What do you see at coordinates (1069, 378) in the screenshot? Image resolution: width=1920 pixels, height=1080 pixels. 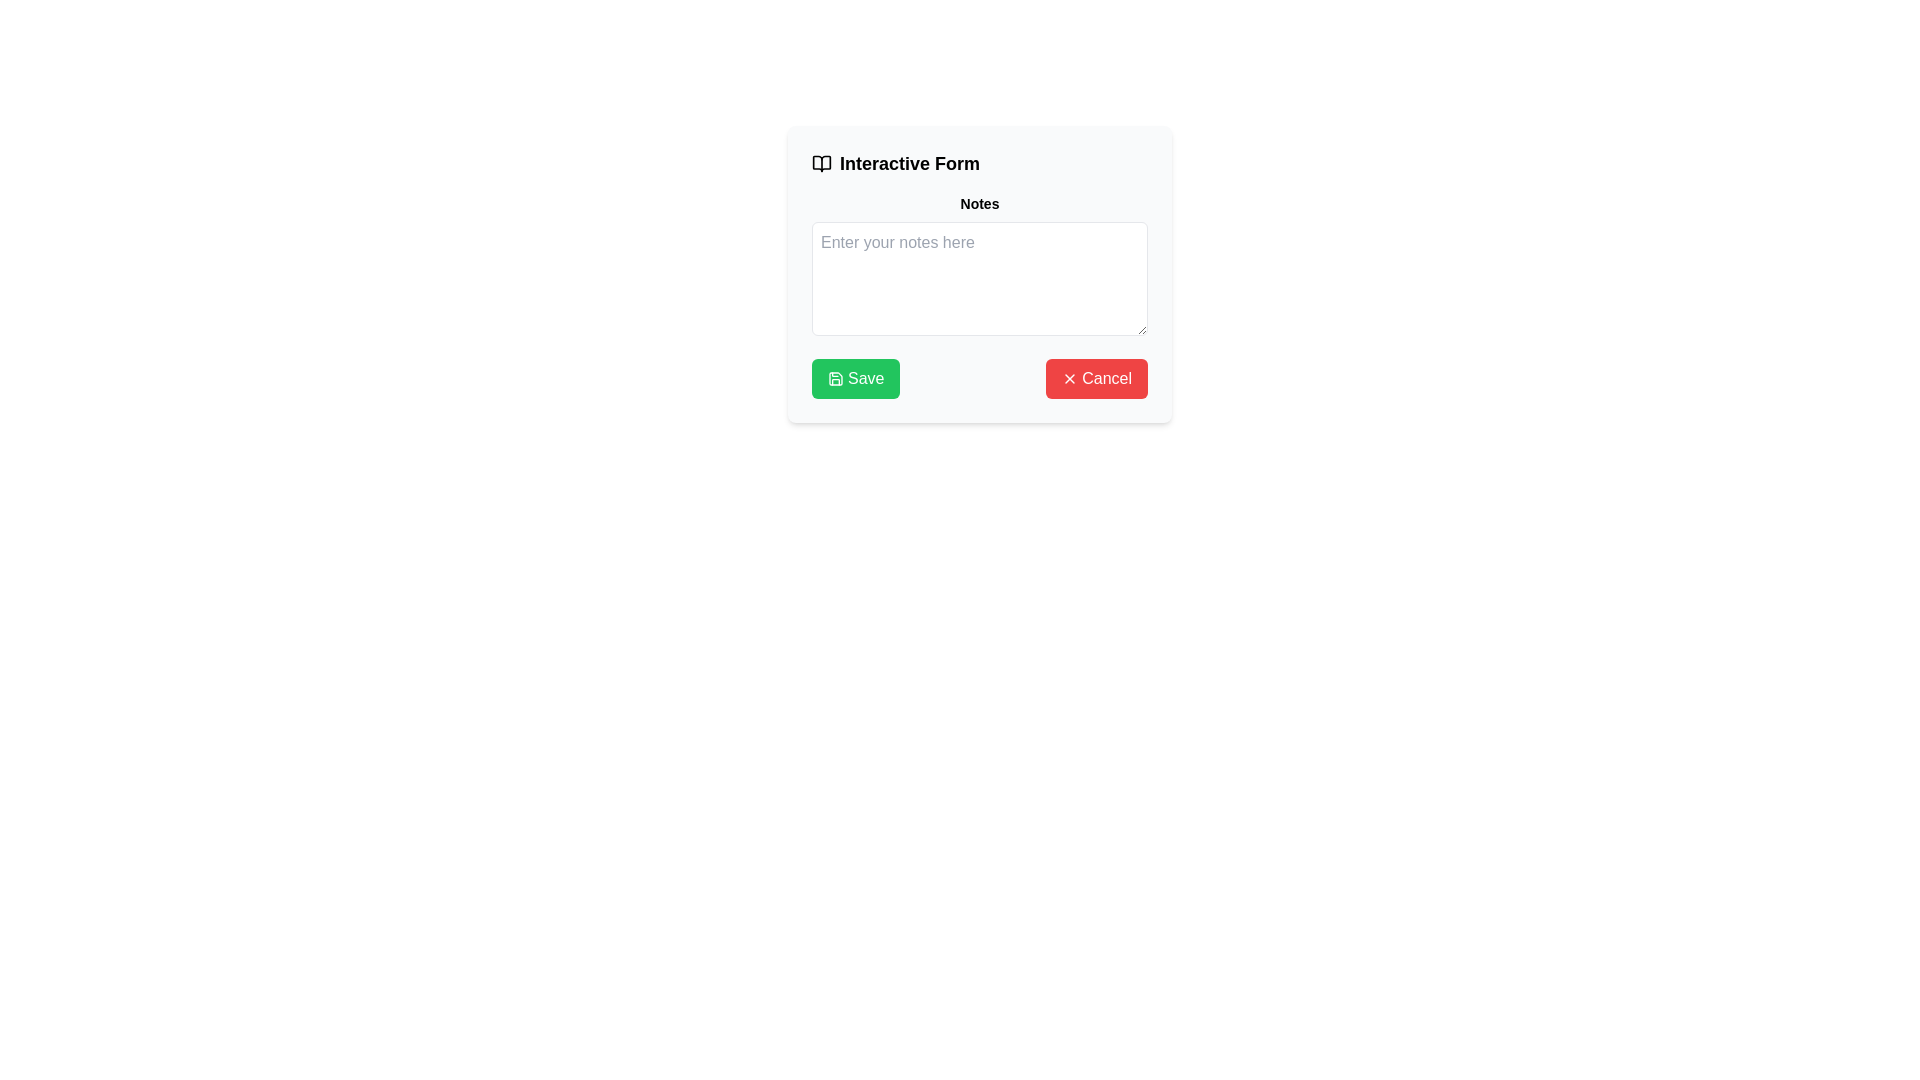 I see `the Cancel icon, which is located to the left of the 'Cancel' text label within the button at the bottom right corner of the form, to observe any visual hover effects` at bounding box center [1069, 378].